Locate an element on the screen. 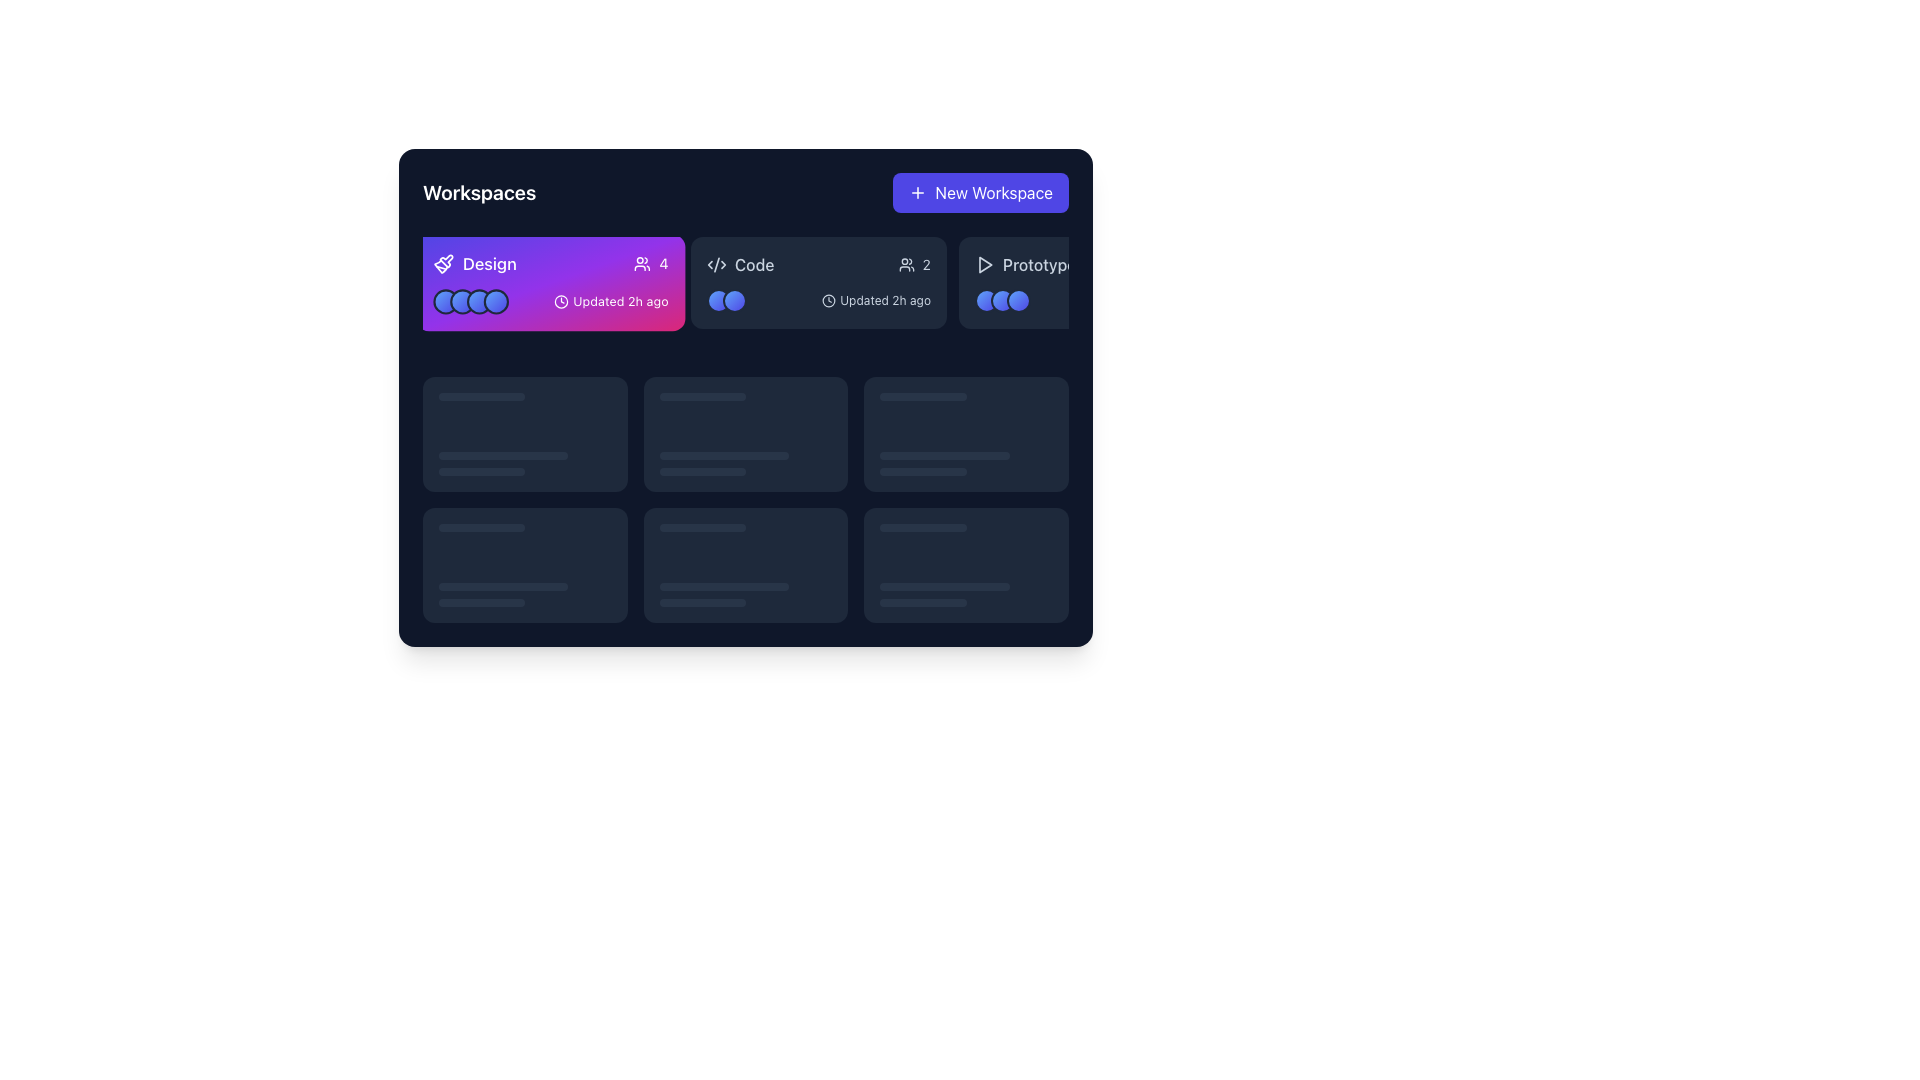 This screenshot has height=1080, width=1920. the 'New Workspace' button with a vibrant indigo background and a plus icon to initiate workspace creation is located at coordinates (981, 192).